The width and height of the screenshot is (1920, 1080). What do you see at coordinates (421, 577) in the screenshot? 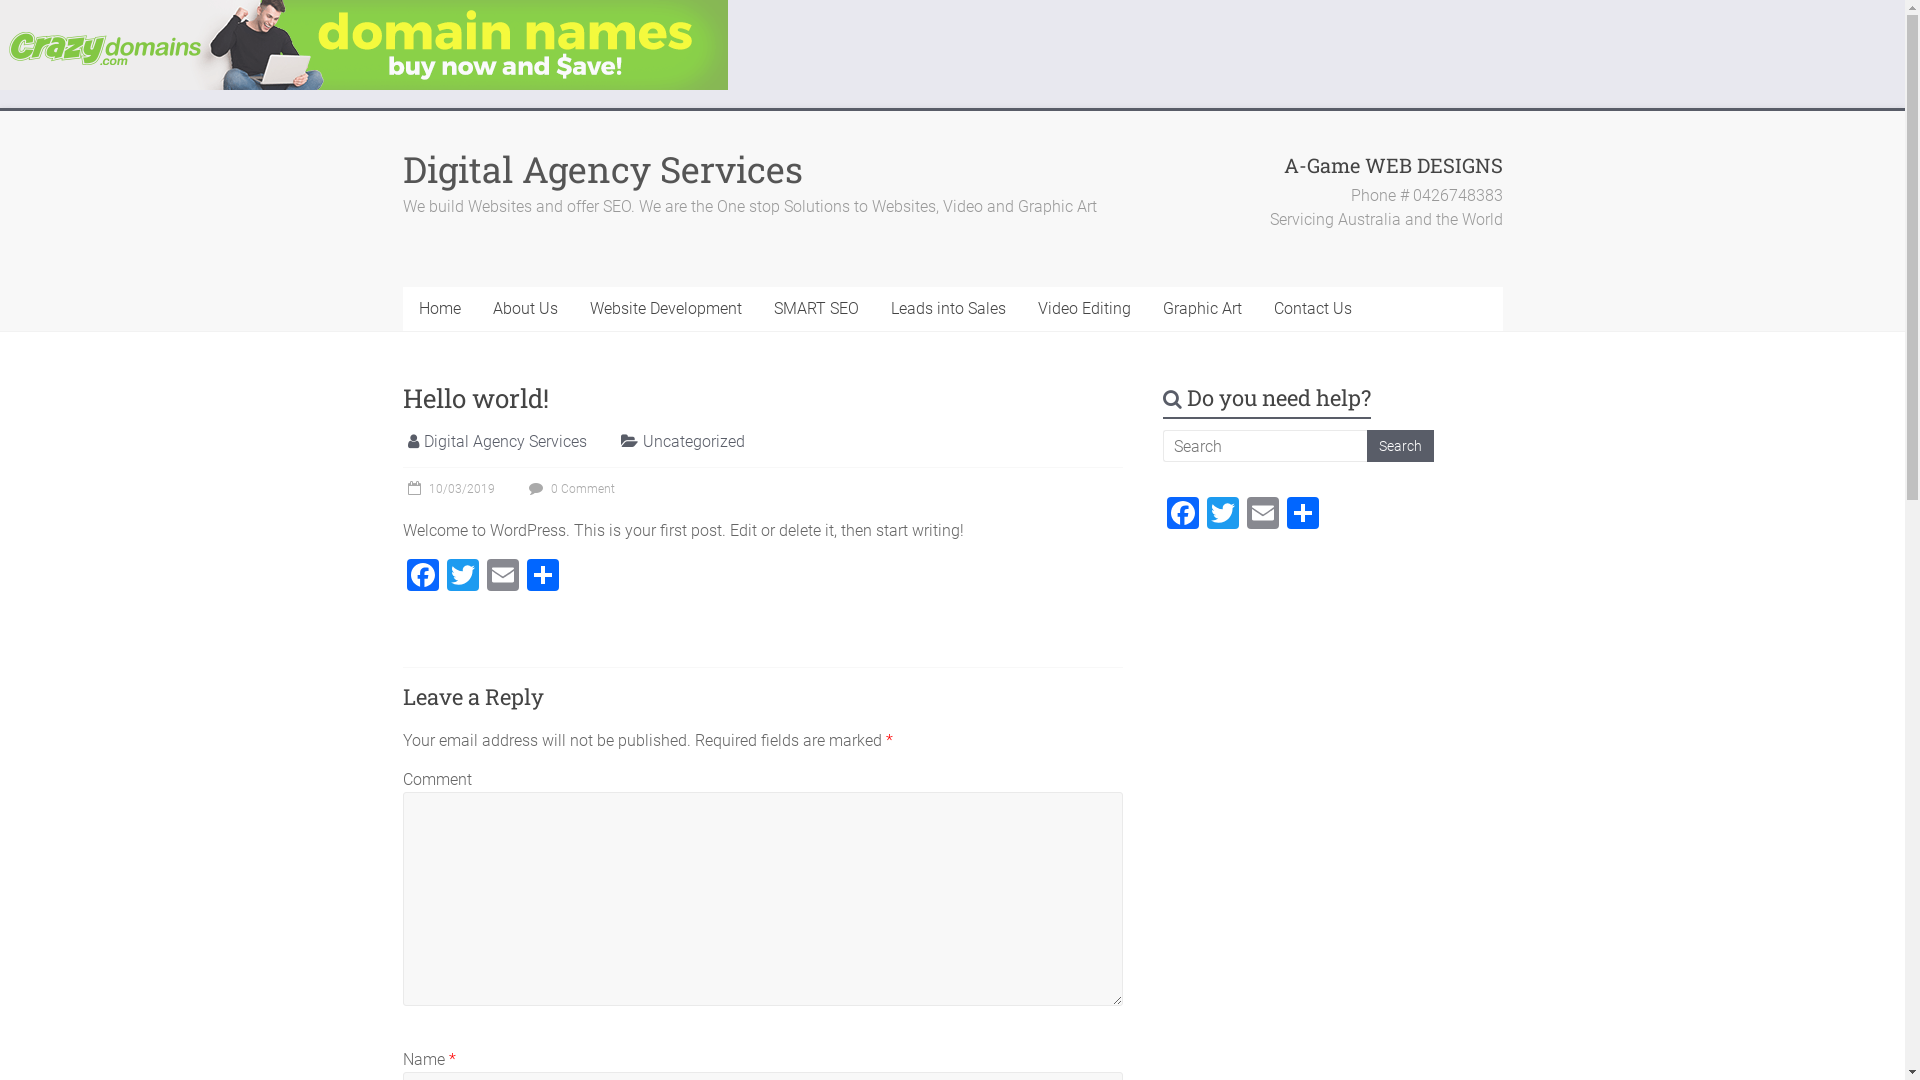
I see `'Facebook'` at bounding box center [421, 577].